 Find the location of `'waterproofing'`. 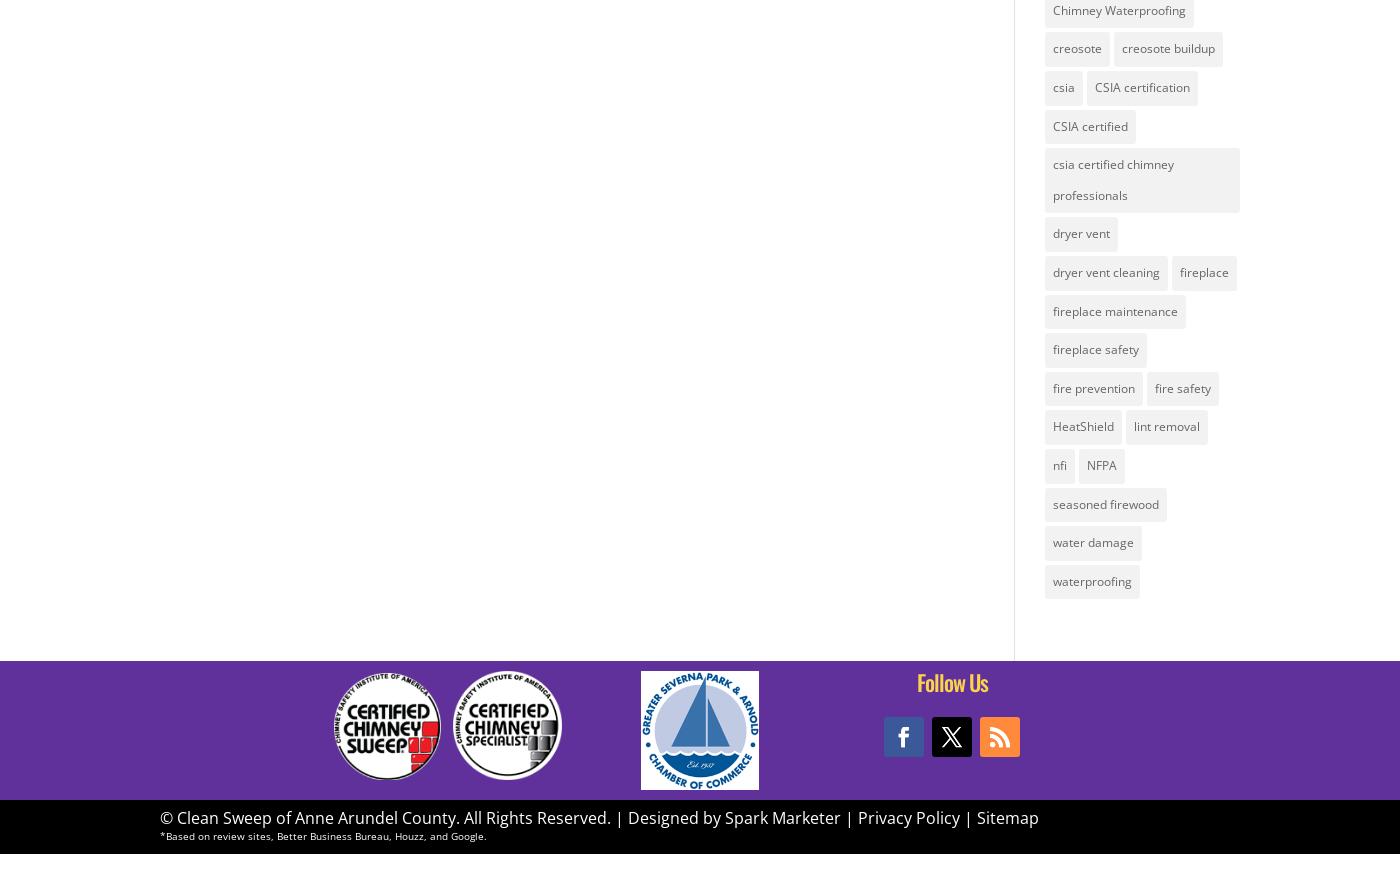

'waterproofing' is located at coordinates (1091, 579).